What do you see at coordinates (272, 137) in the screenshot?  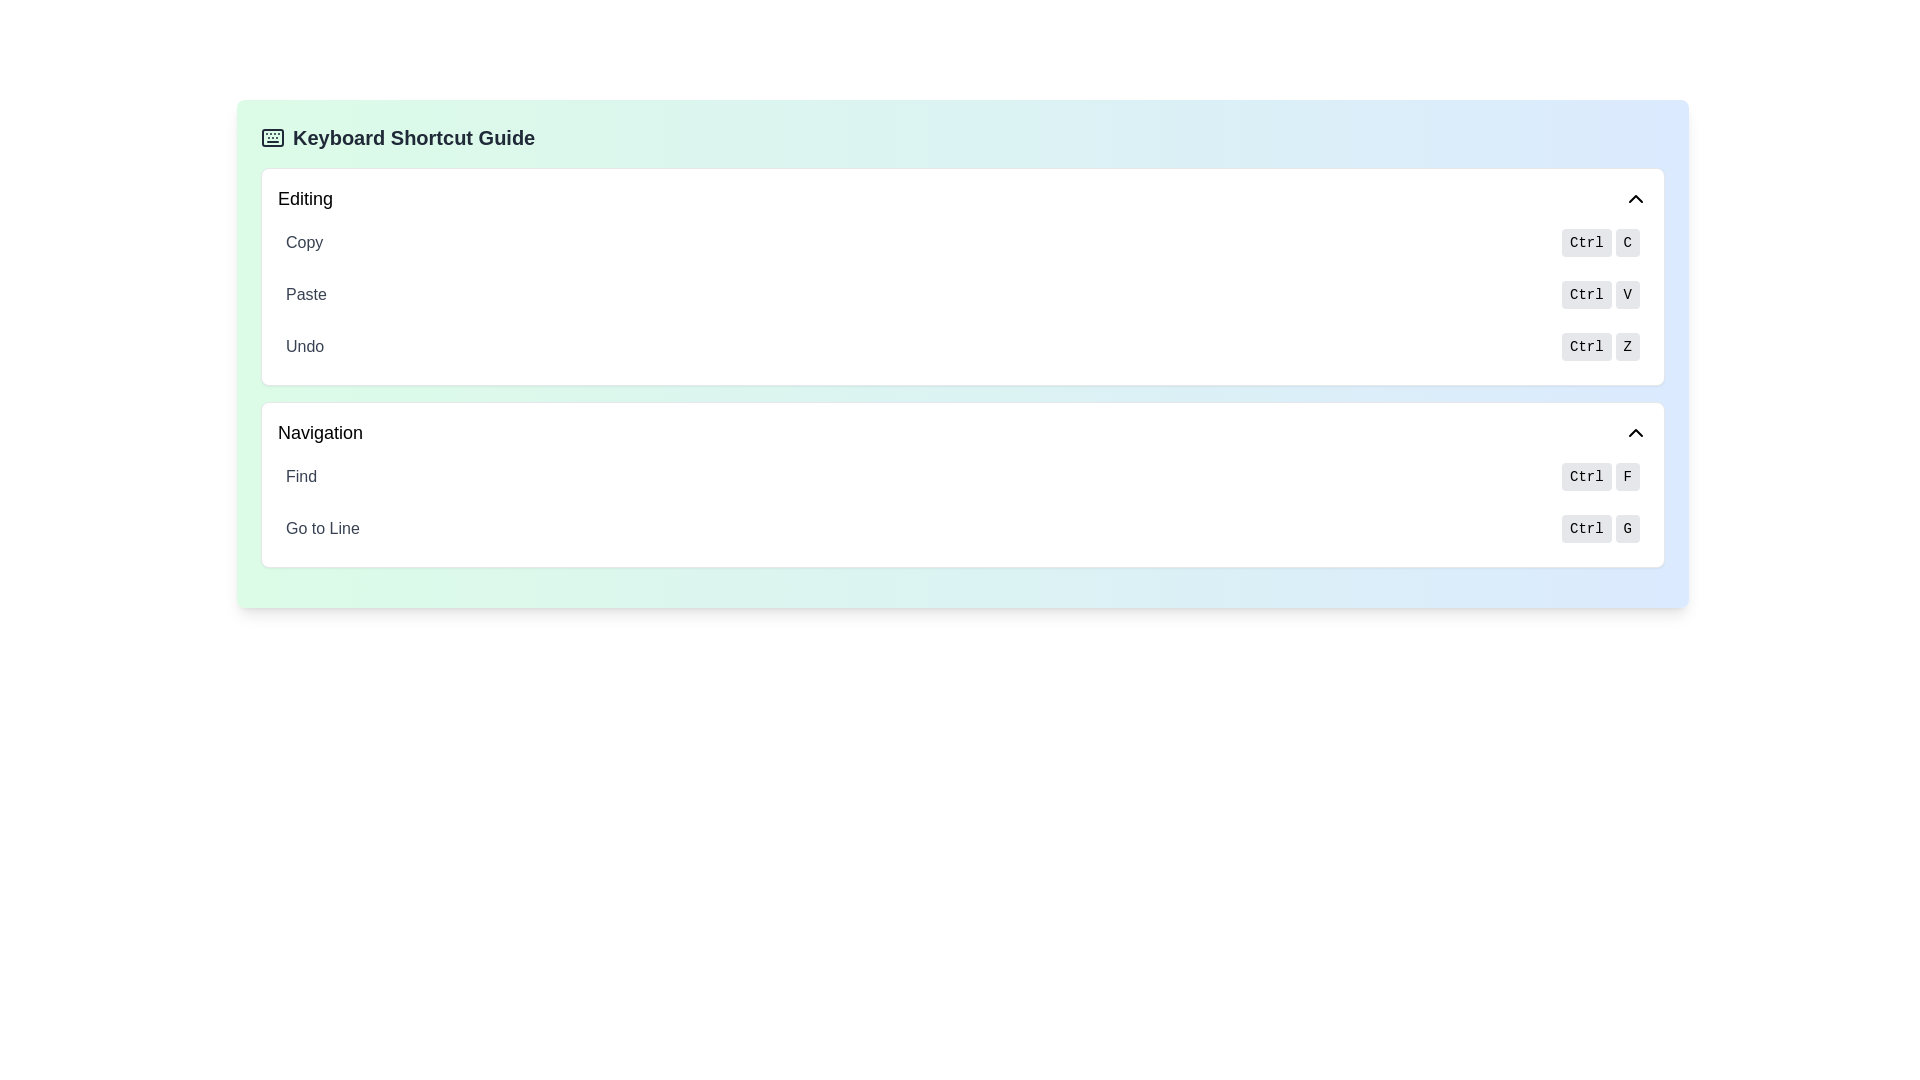 I see `the keyboard icon located to the left of the 'Keyboard Shortcut Guide' title, which is a minimalist design element marking the section's header` at bounding box center [272, 137].